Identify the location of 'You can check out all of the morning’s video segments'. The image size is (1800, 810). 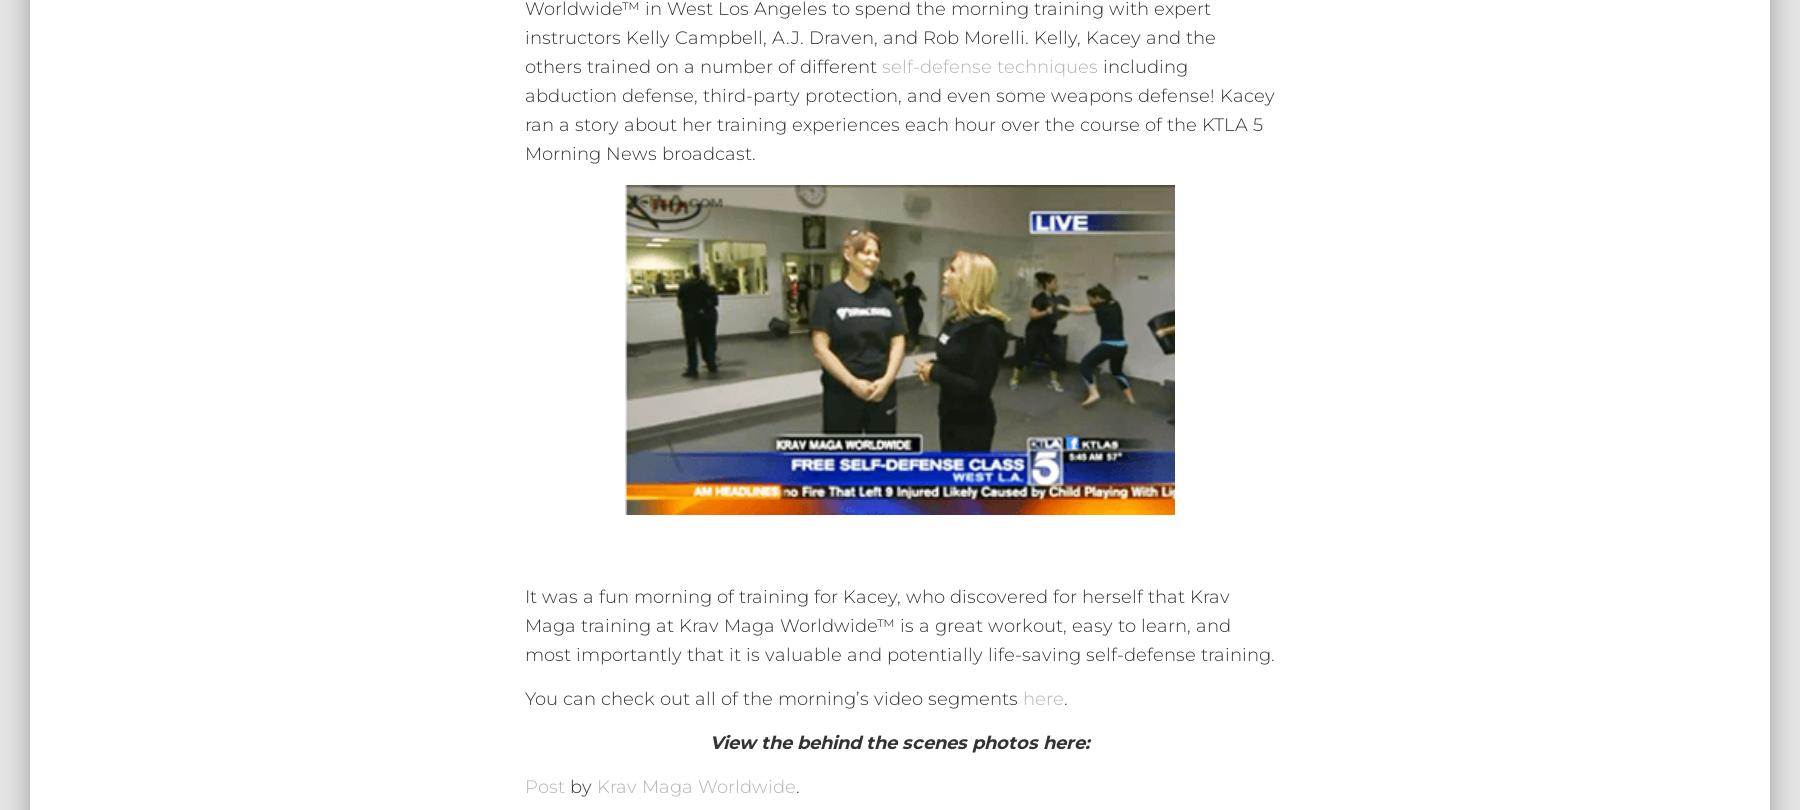
(773, 698).